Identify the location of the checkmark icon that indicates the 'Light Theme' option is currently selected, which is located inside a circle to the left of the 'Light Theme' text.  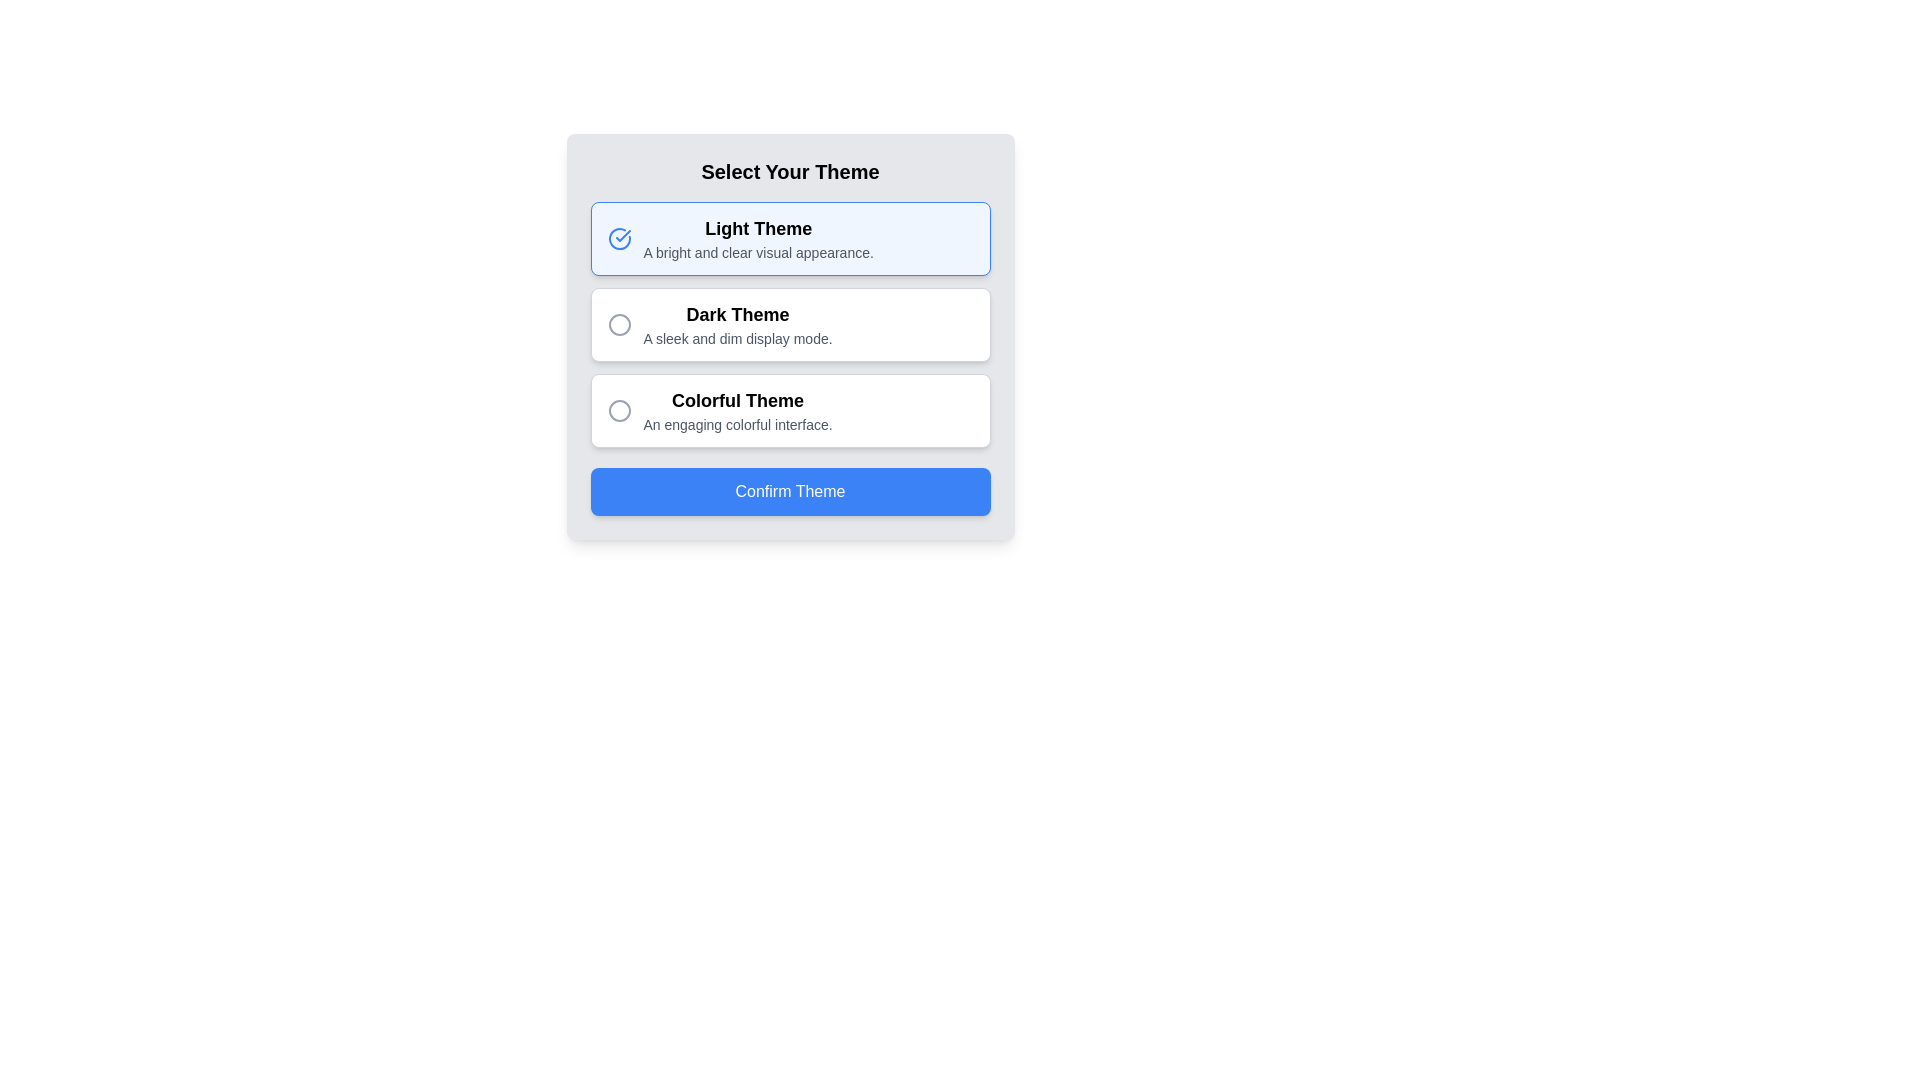
(622, 234).